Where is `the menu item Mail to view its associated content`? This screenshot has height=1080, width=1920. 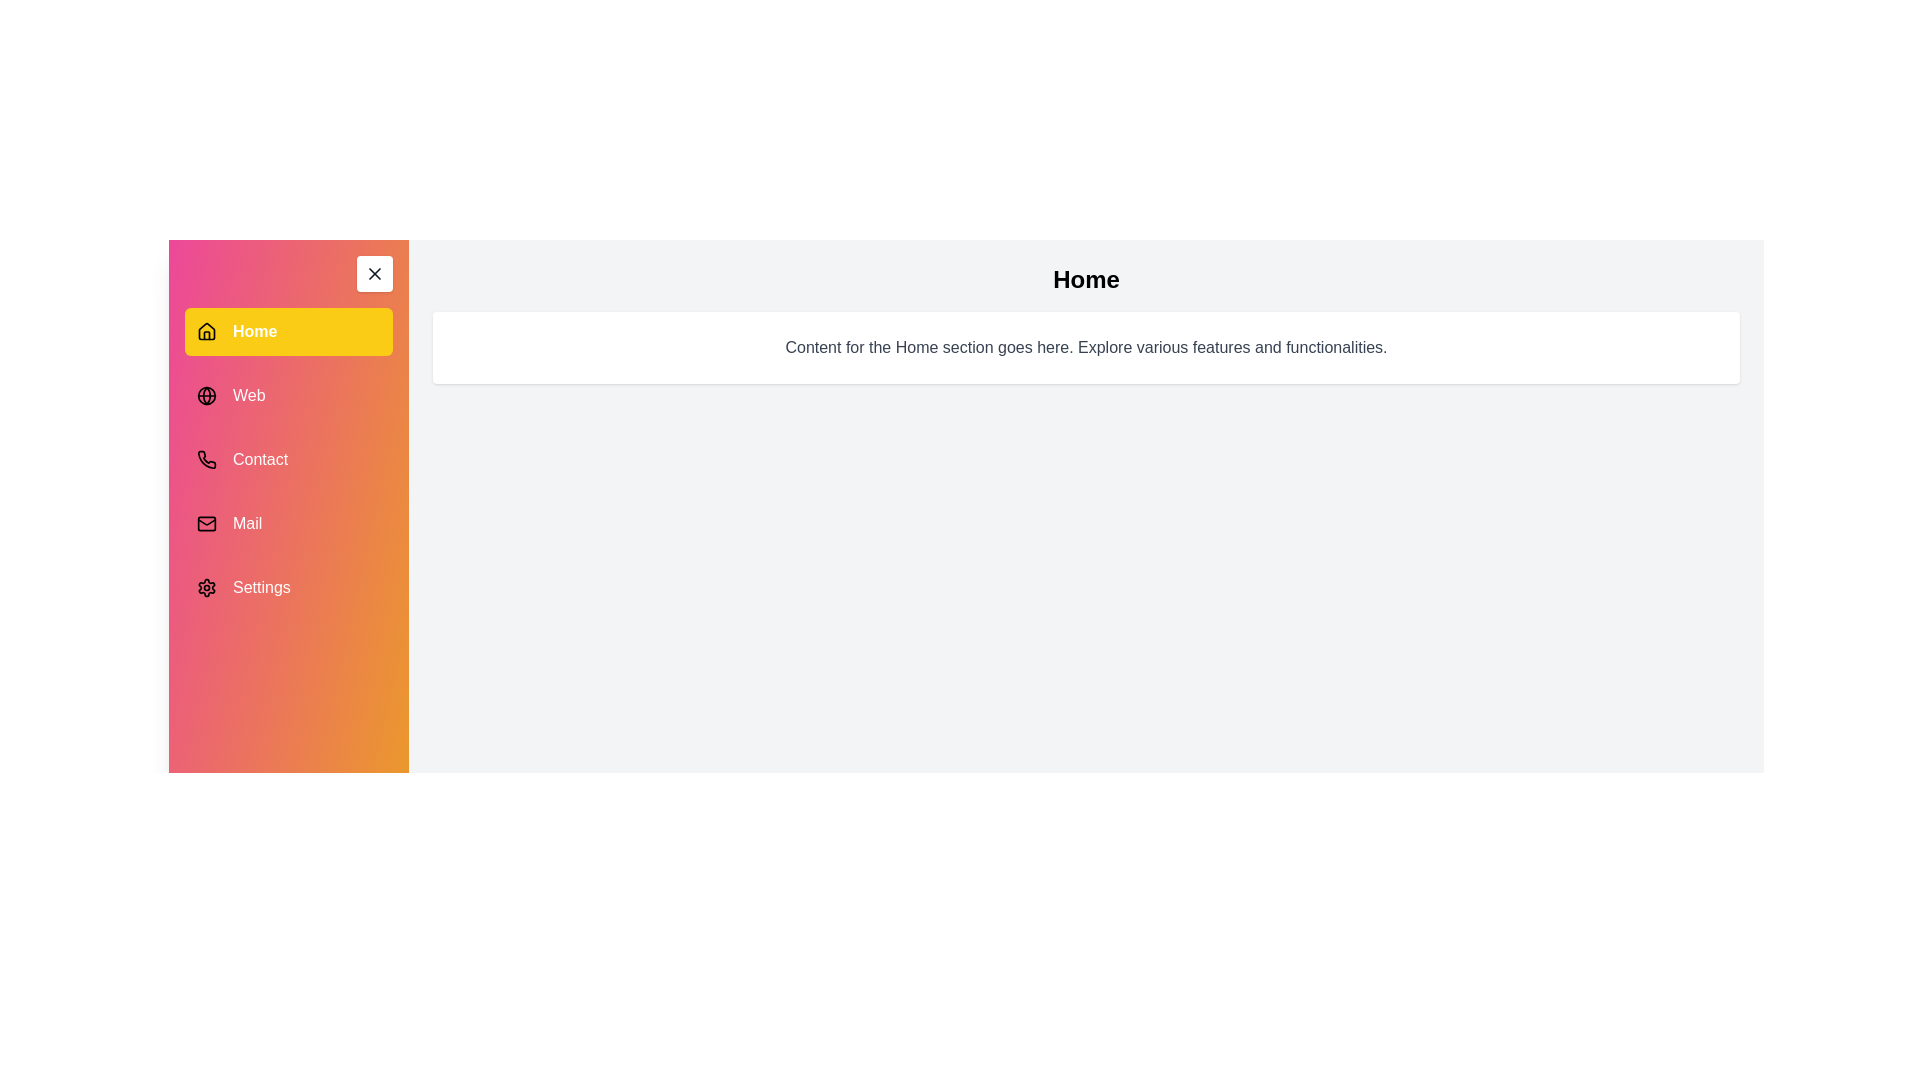
the menu item Mail to view its associated content is located at coordinates (287, 523).